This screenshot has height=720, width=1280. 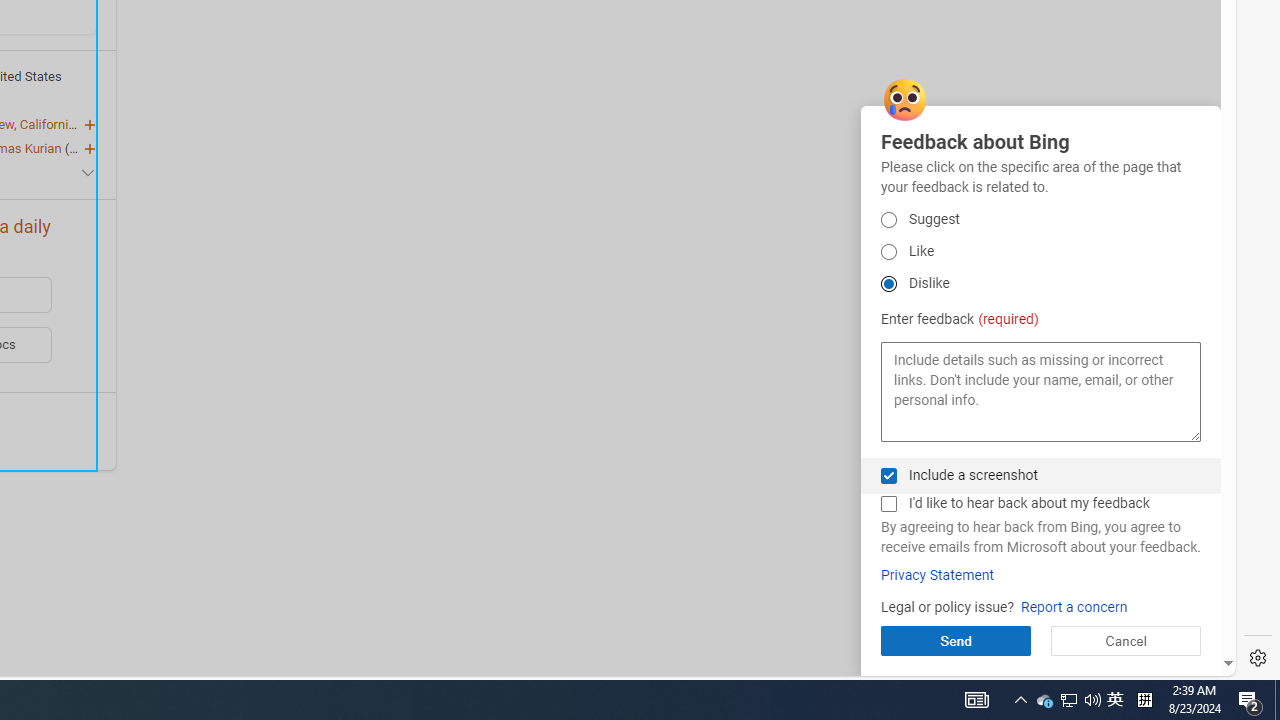 I want to click on 'Privacy Statement', so click(x=936, y=575).